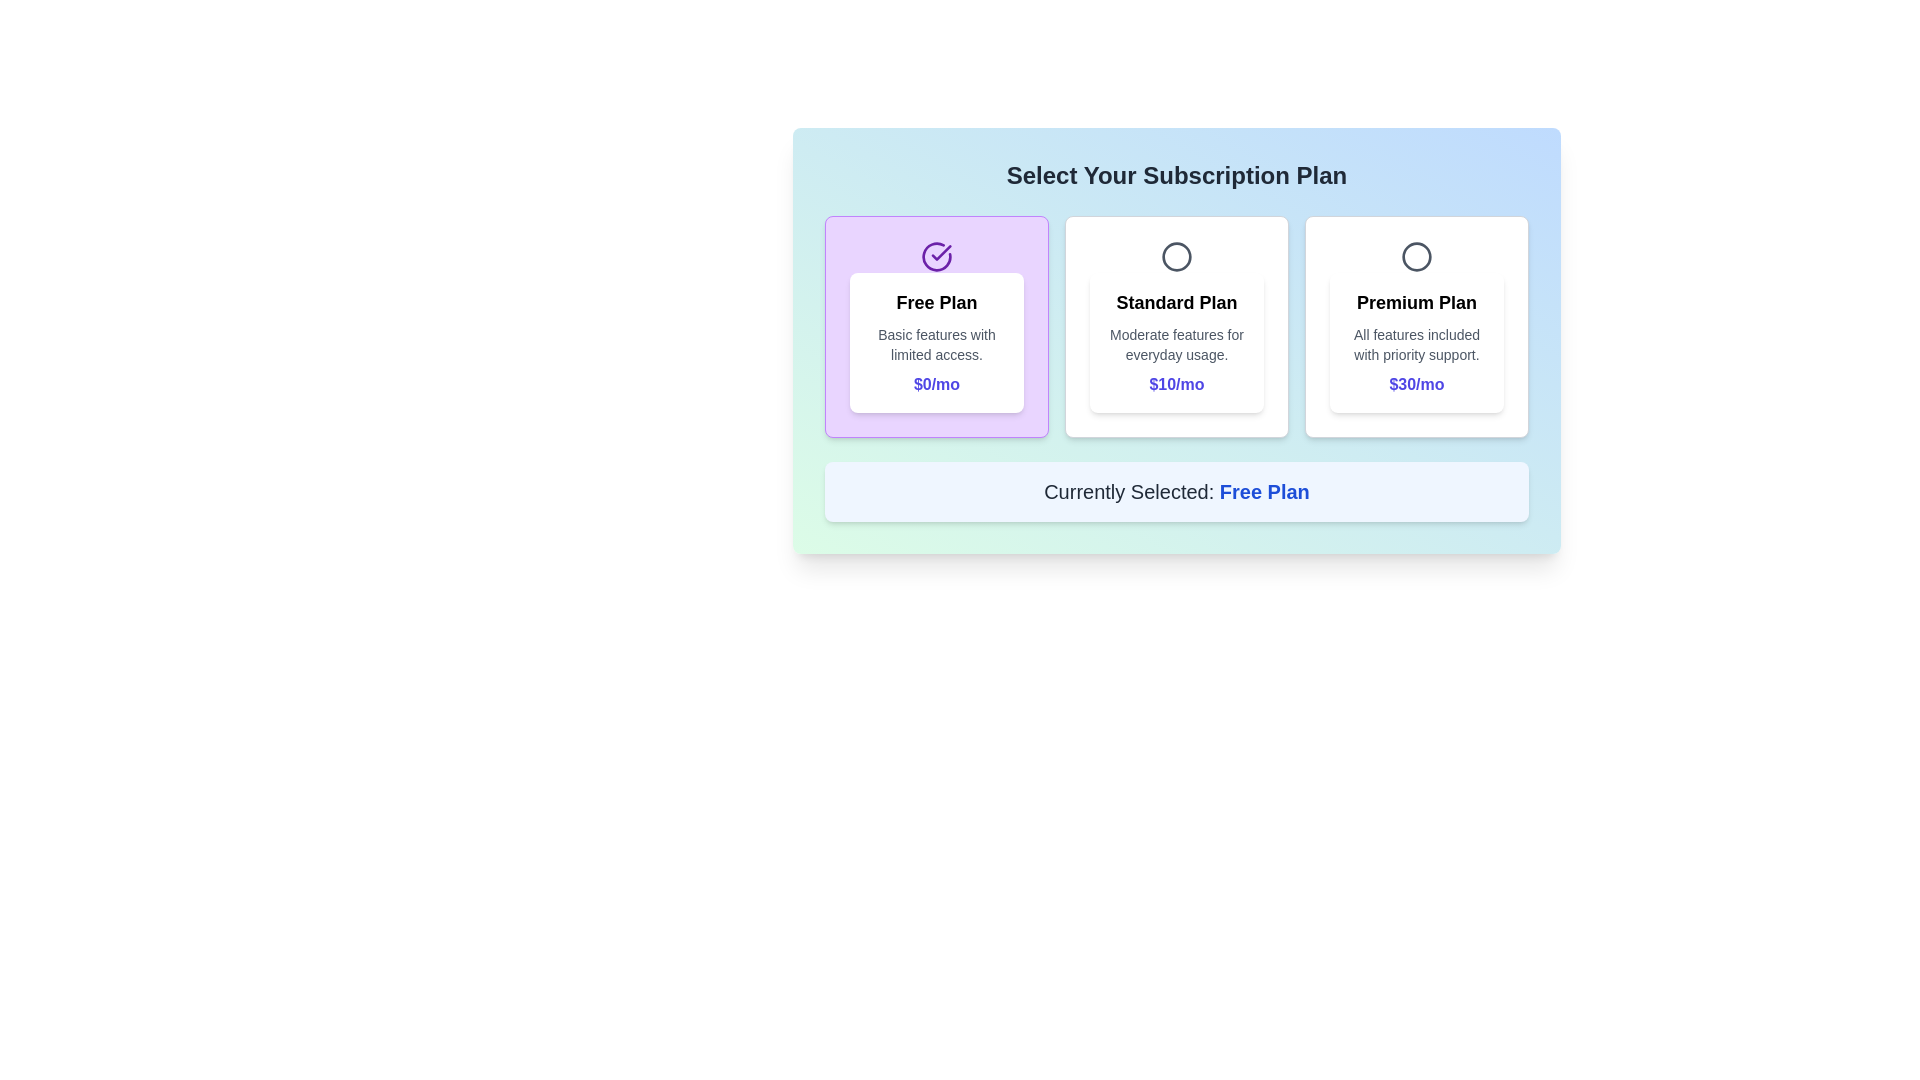 The height and width of the screenshot is (1080, 1920). Describe the element at coordinates (1176, 385) in the screenshot. I see `the Label displaying the monthly cost of the 'Standard Plan' subscription, located below the descriptive text 'Moderate features for everyday usage.' in the 'Standard Plan' card` at that location.